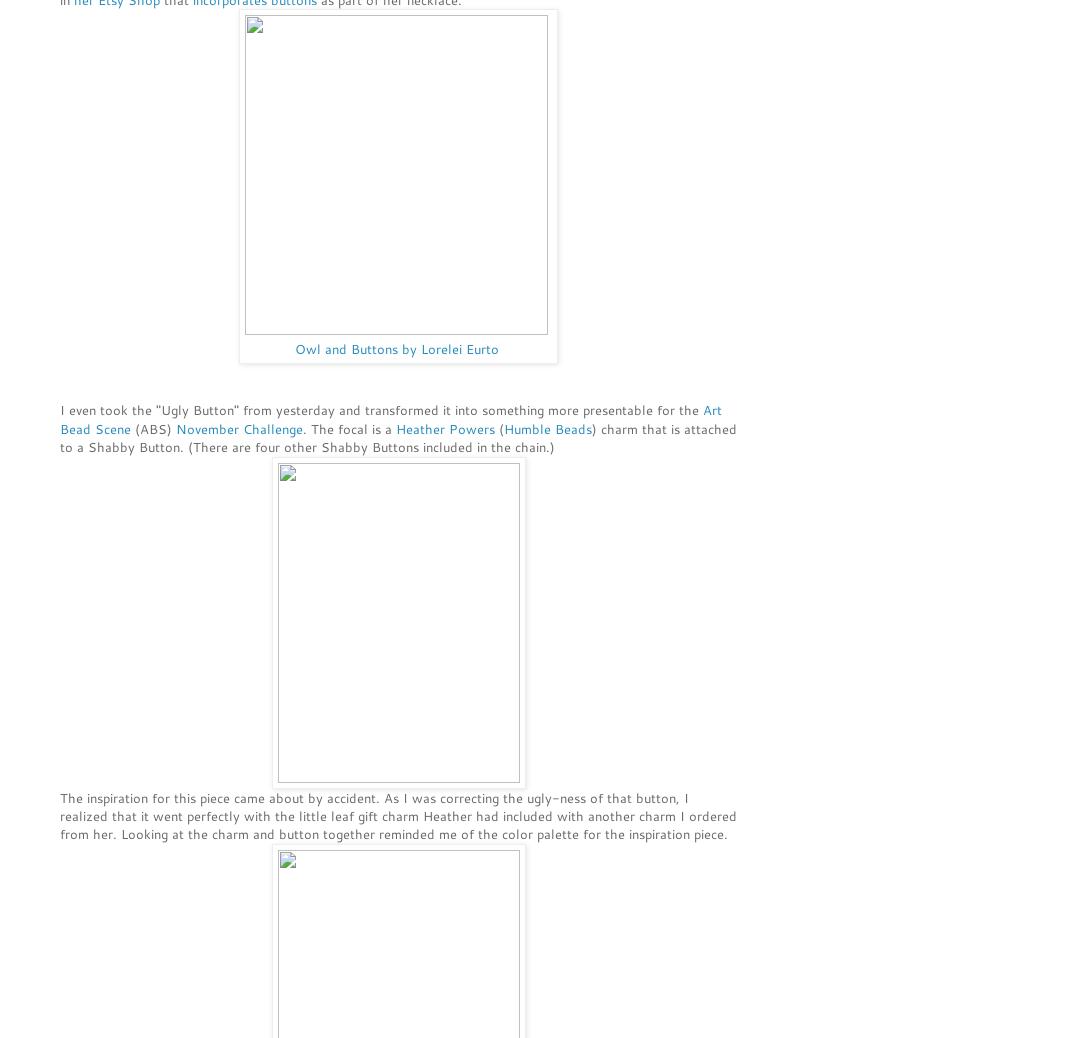  Describe the element at coordinates (548, 427) in the screenshot. I see `'Humble Beads'` at that location.